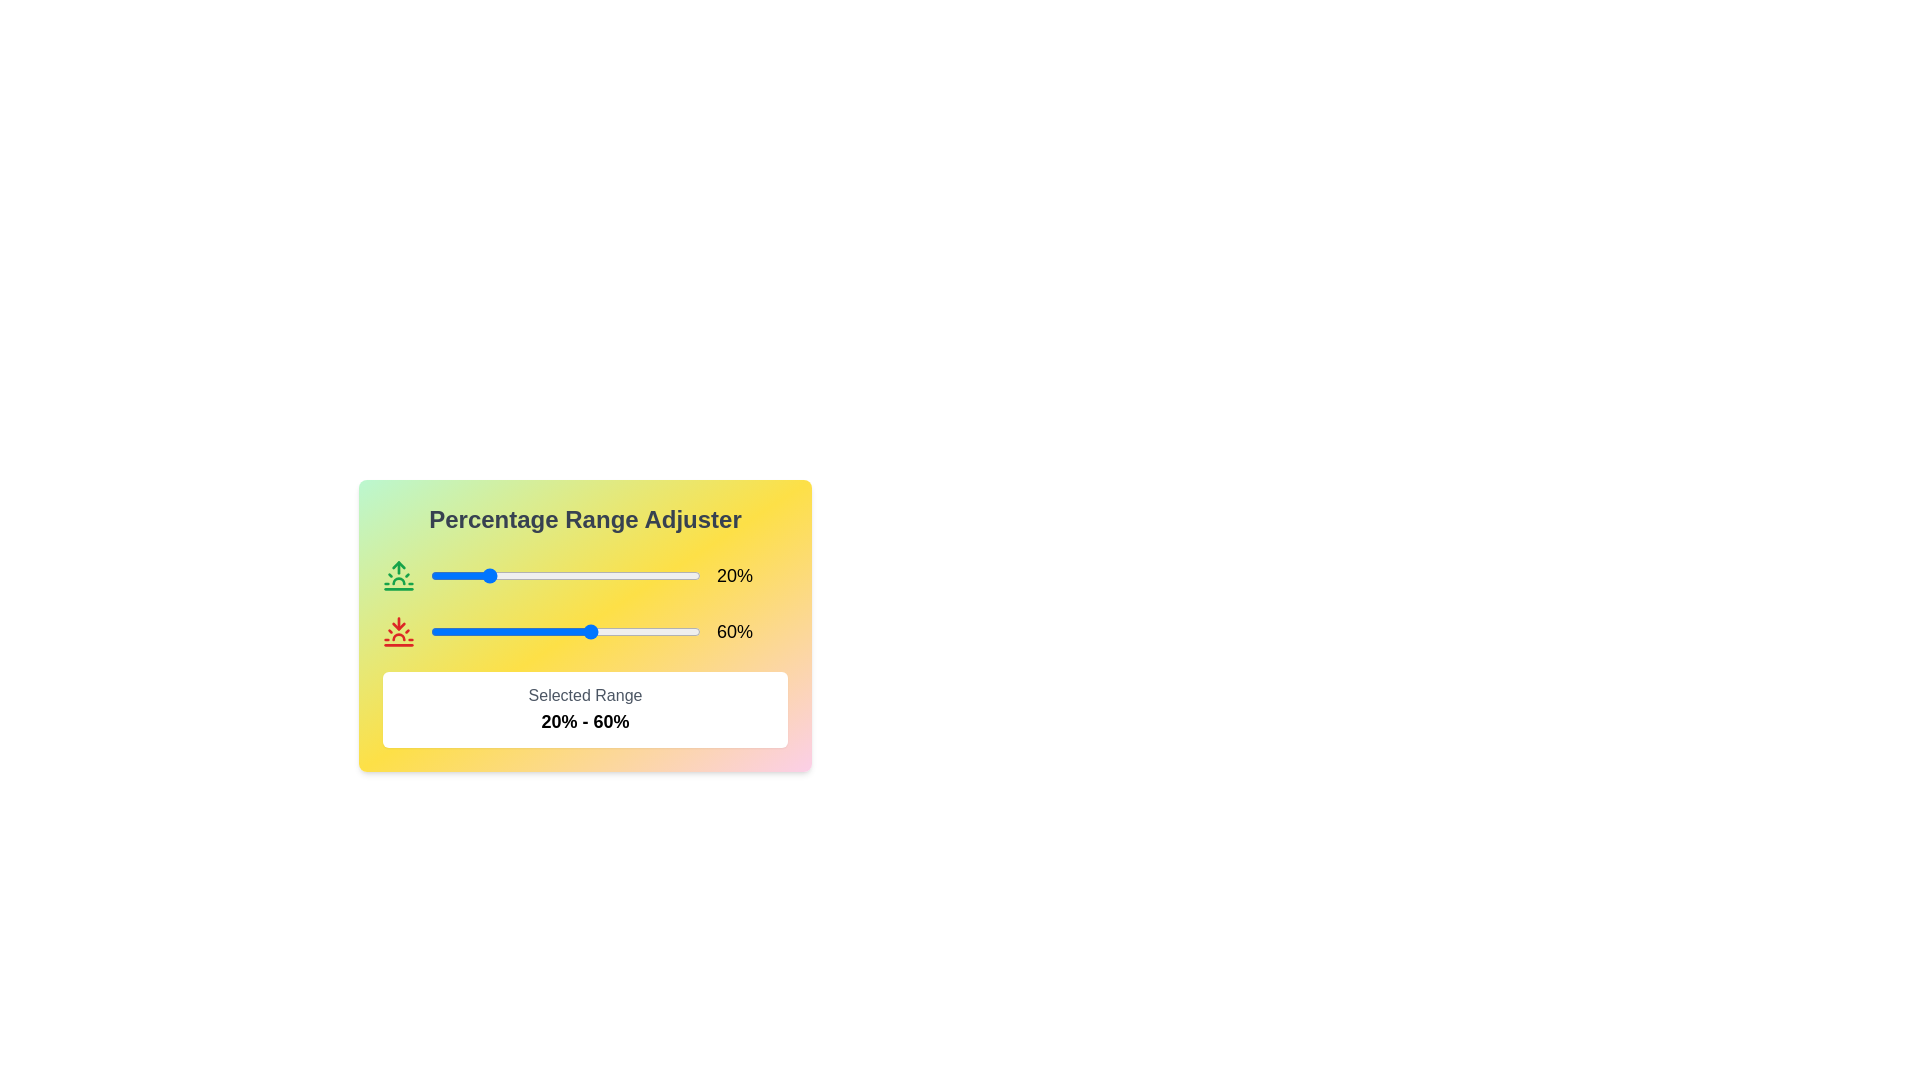 This screenshot has width=1920, height=1080. I want to click on displayed percentage value from the static text label showing '20%' in bold, medium-sized sans-serif font, positioned to the right of a slider bar and above '60%', so click(733, 575).